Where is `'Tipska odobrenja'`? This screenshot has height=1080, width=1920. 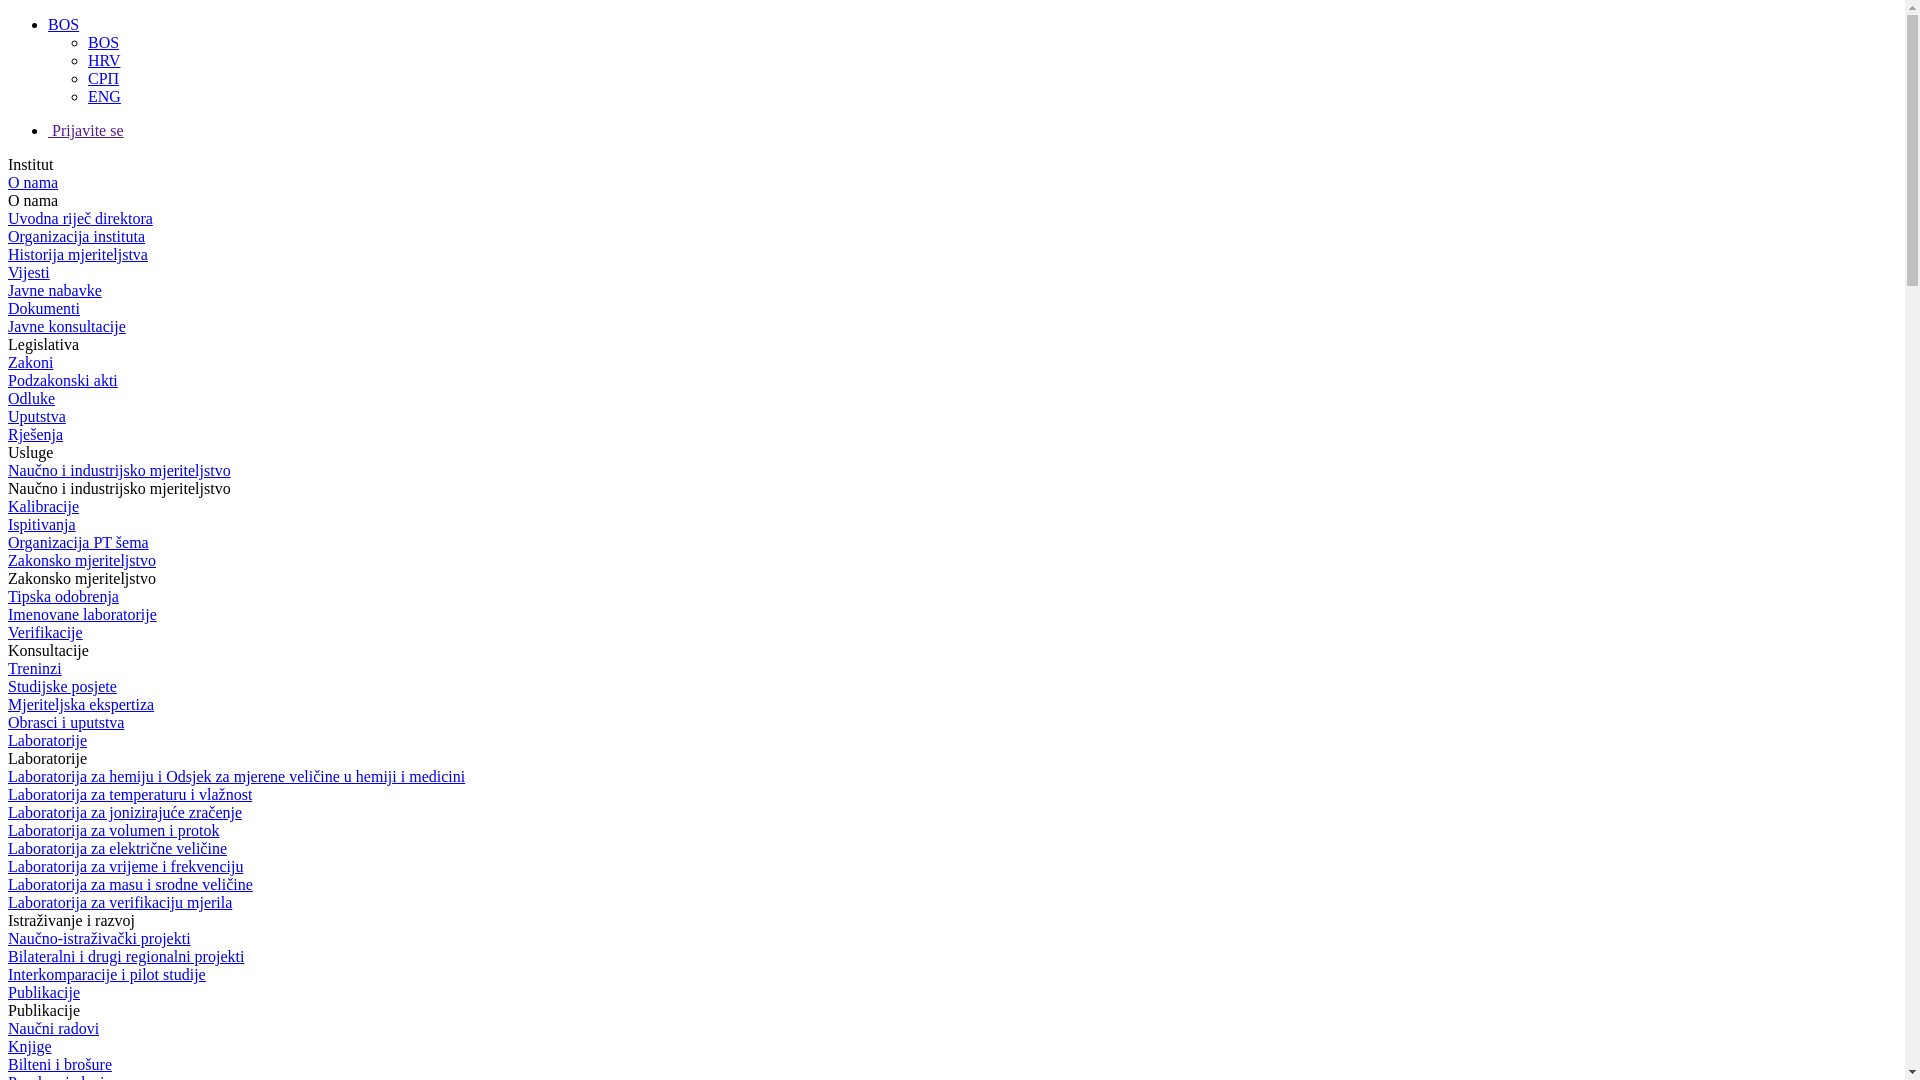 'Tipska odobrenja' is located at coordinates (8, 595).